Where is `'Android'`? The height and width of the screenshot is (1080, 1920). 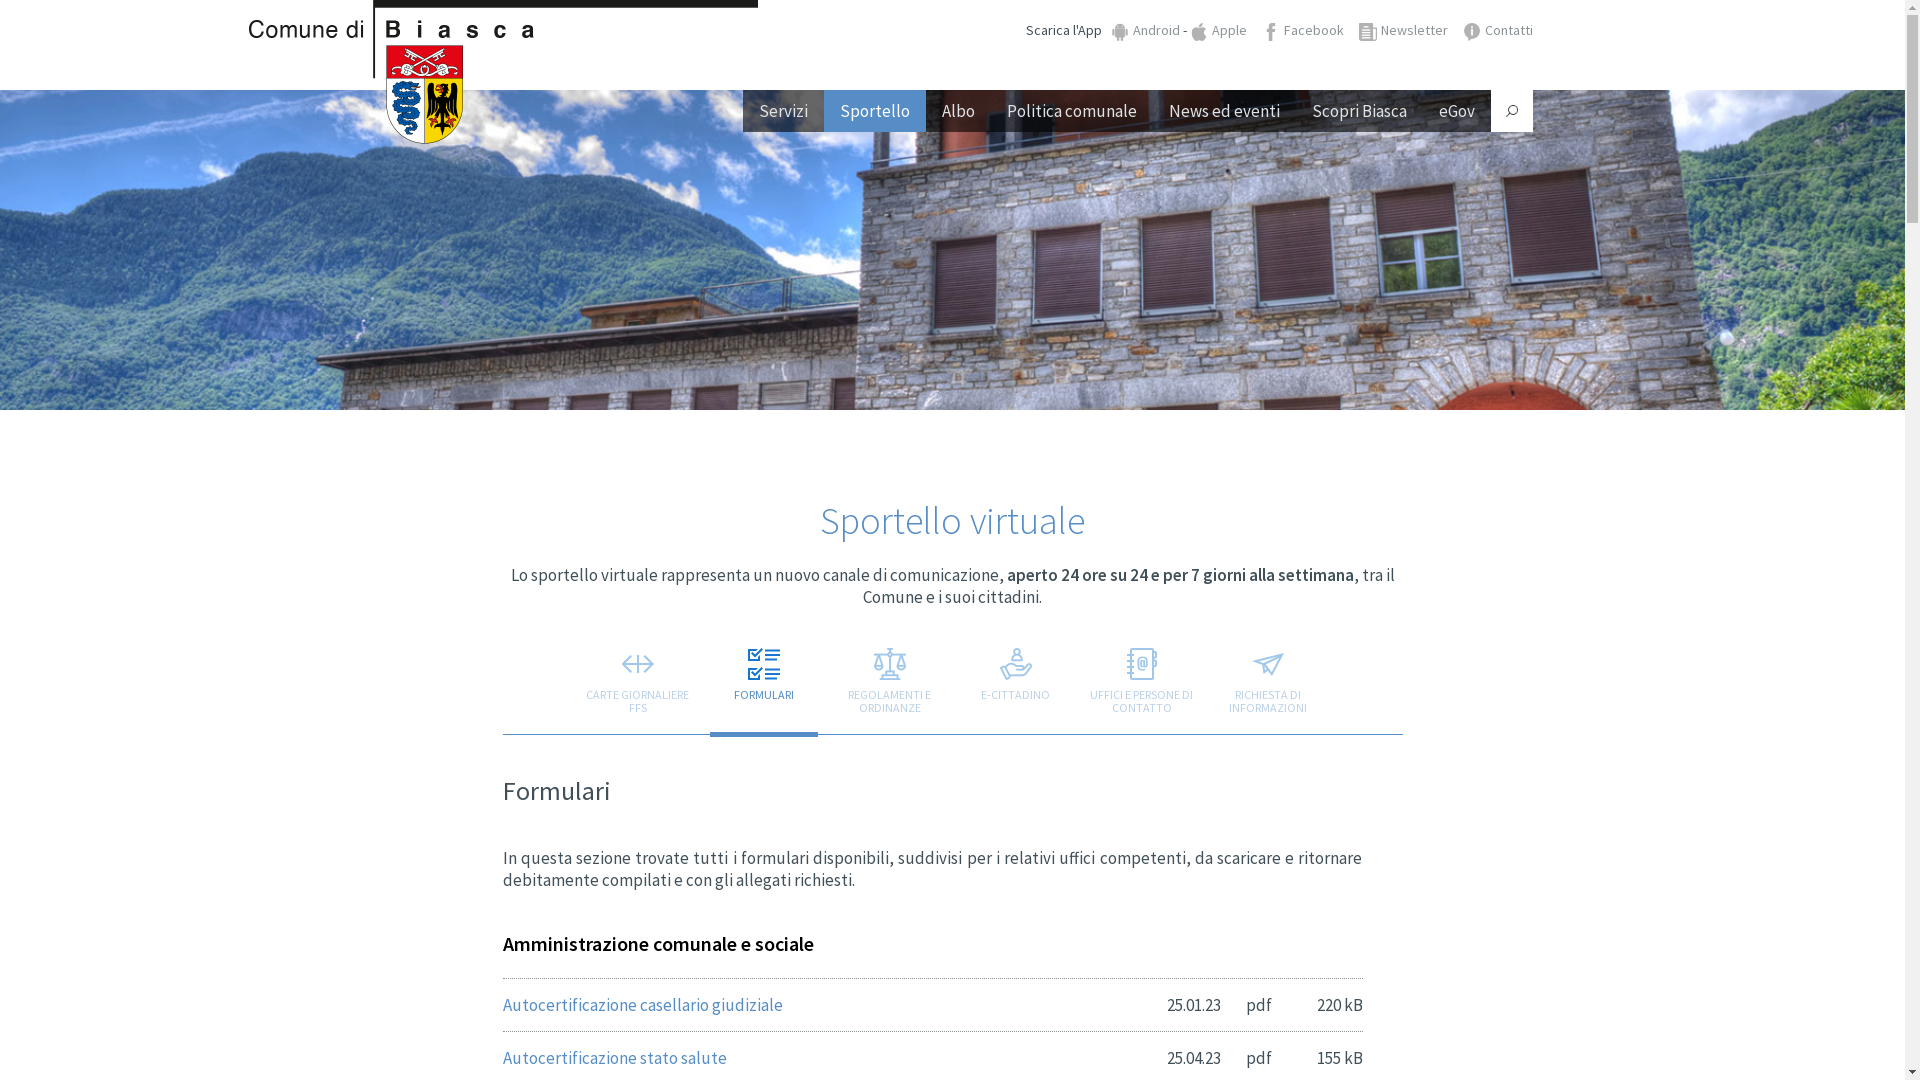 'Android' is located at coordinates (1144, 30).